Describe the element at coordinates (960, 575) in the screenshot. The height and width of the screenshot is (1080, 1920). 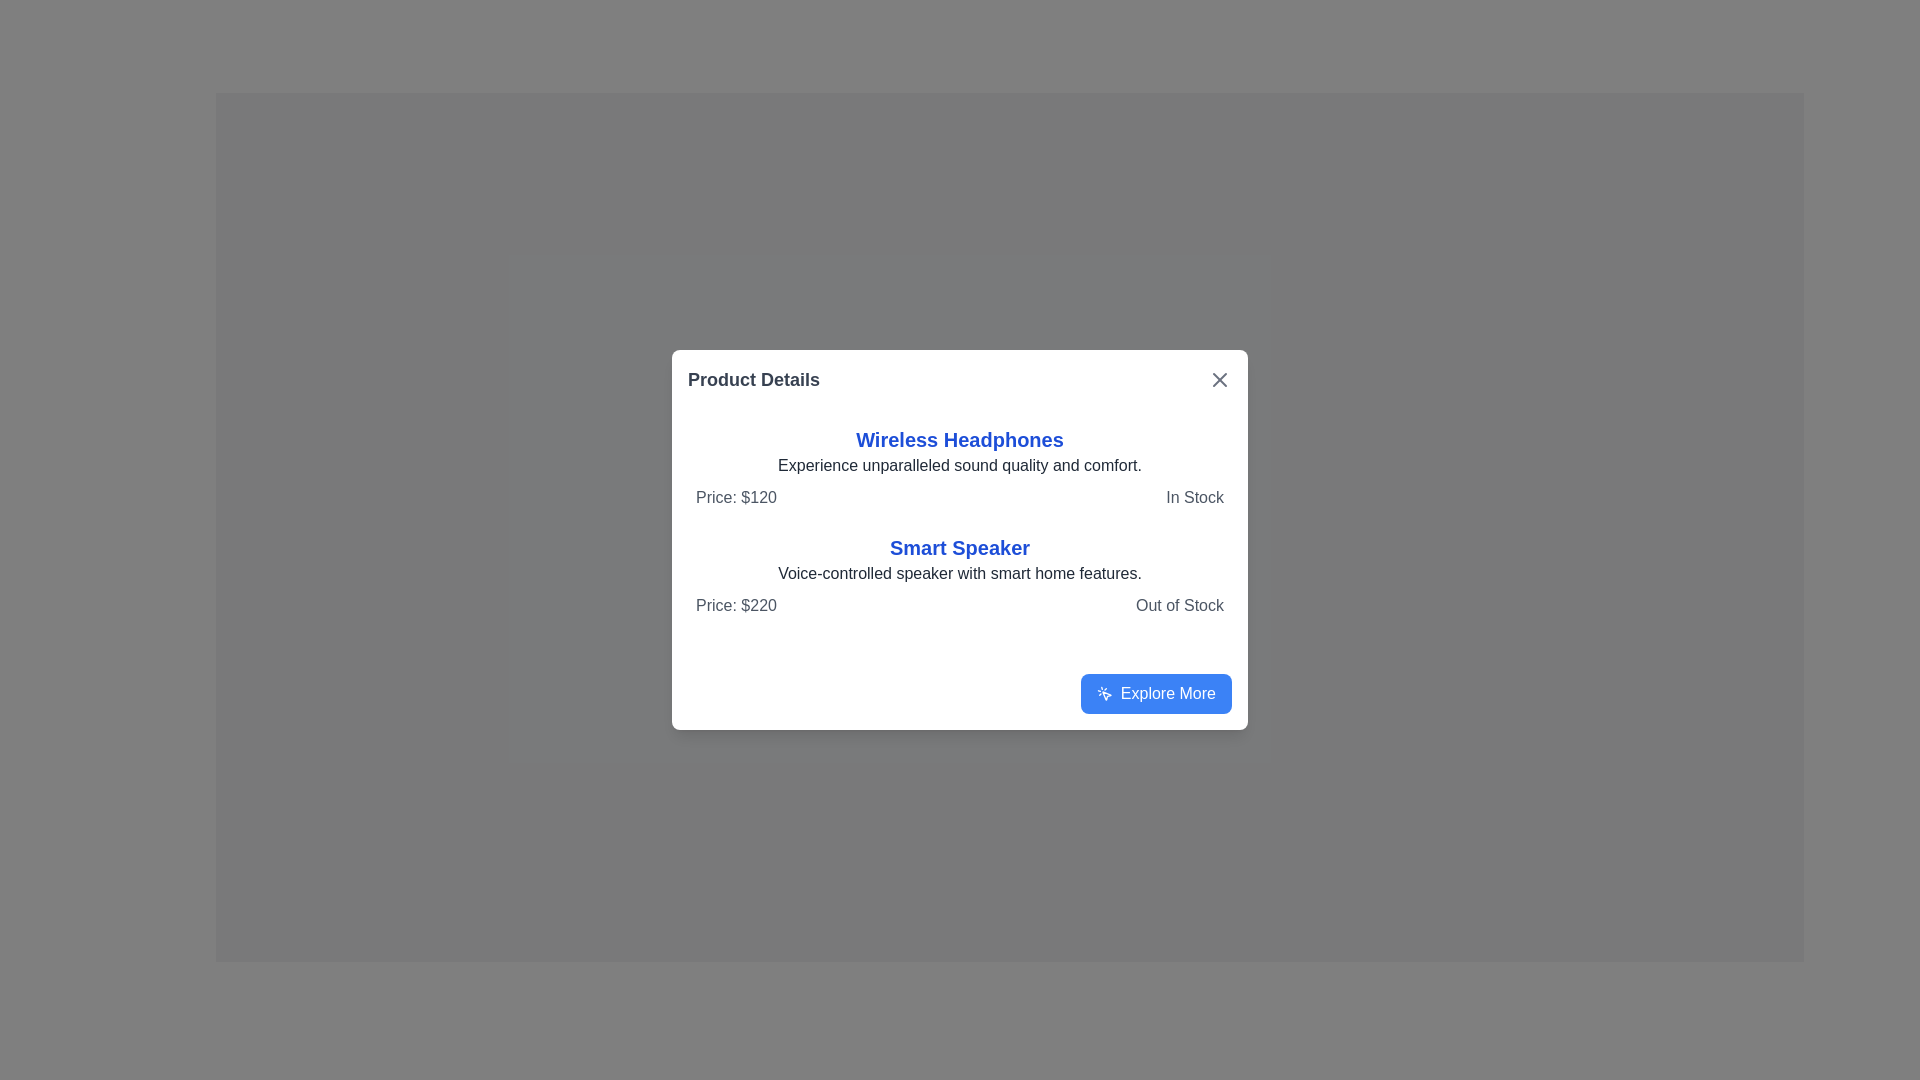
I see `informational group about the 'Smart Speaker' product, which includes its name, description, price, and availability, positioned above the 'Explore More' button` at that location.